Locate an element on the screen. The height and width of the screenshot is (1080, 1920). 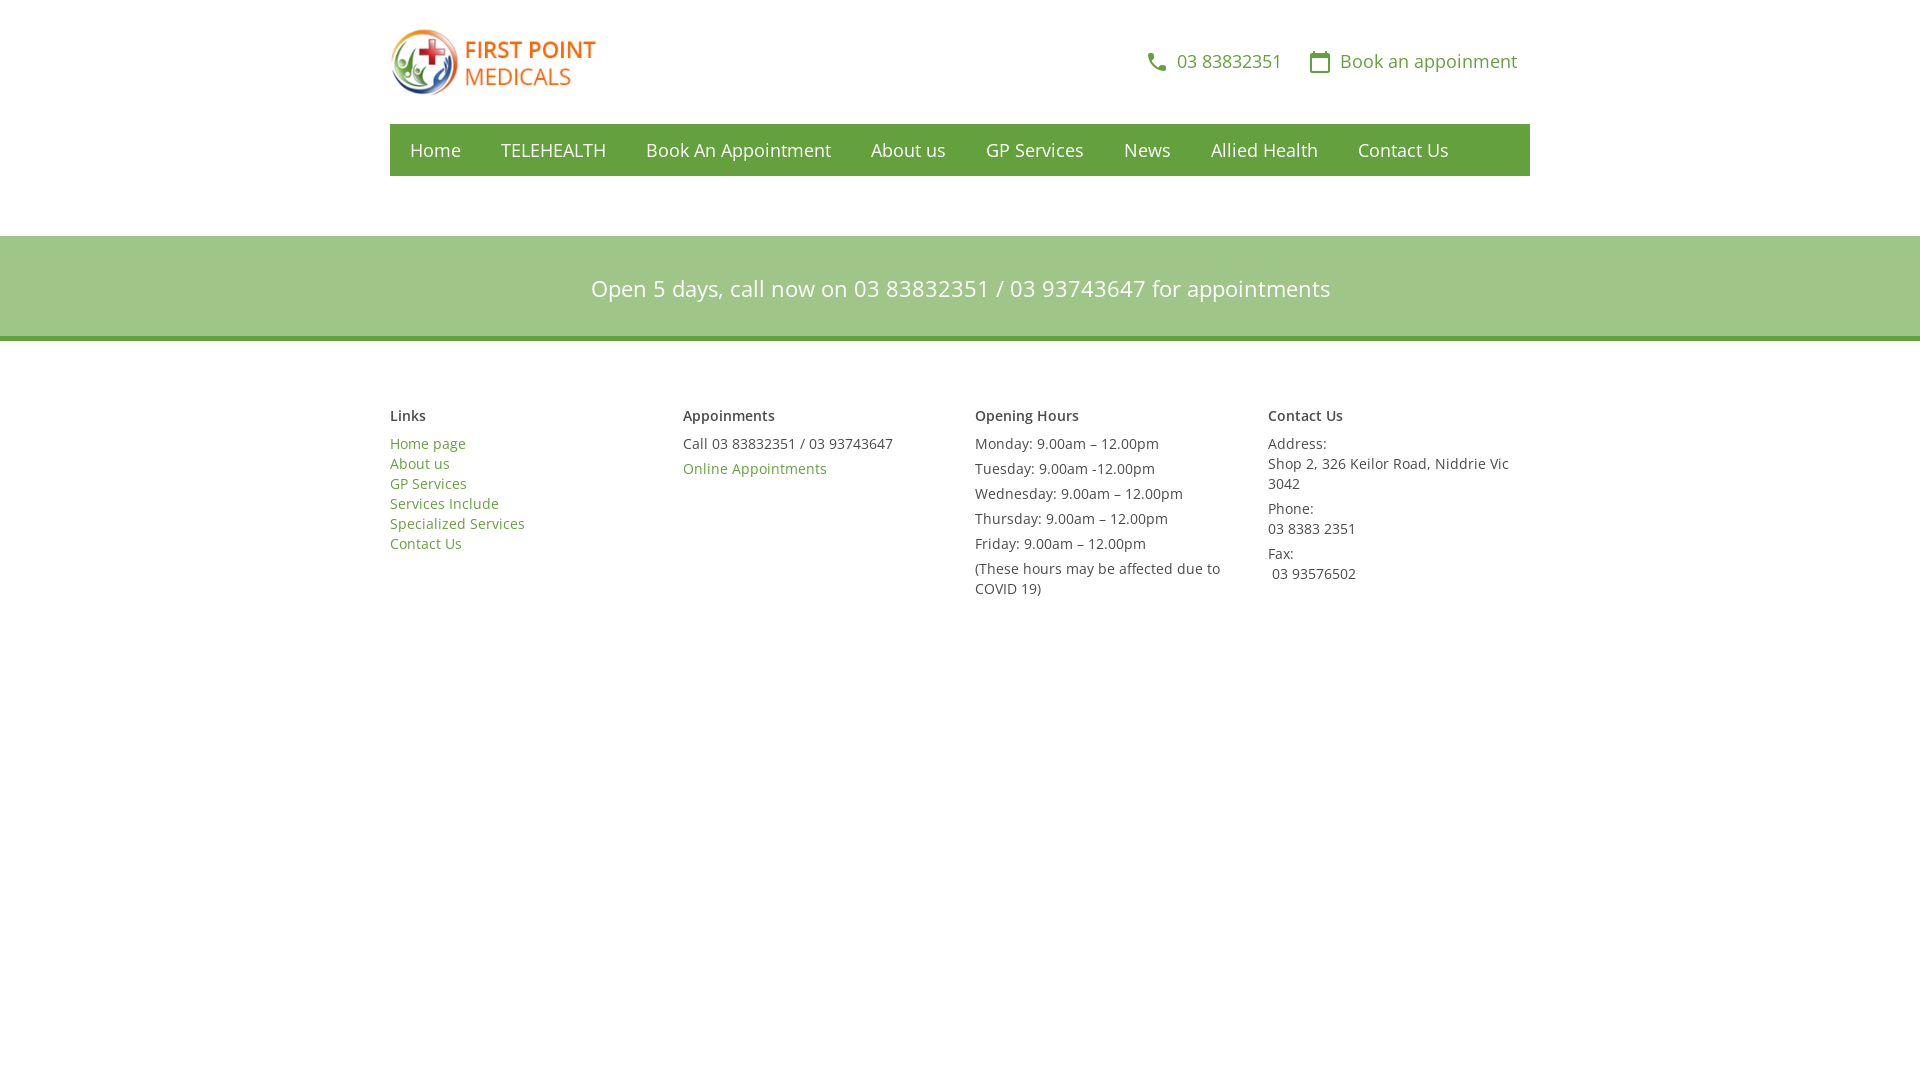
'Online Appointments' is located at coordinates (752, 468).